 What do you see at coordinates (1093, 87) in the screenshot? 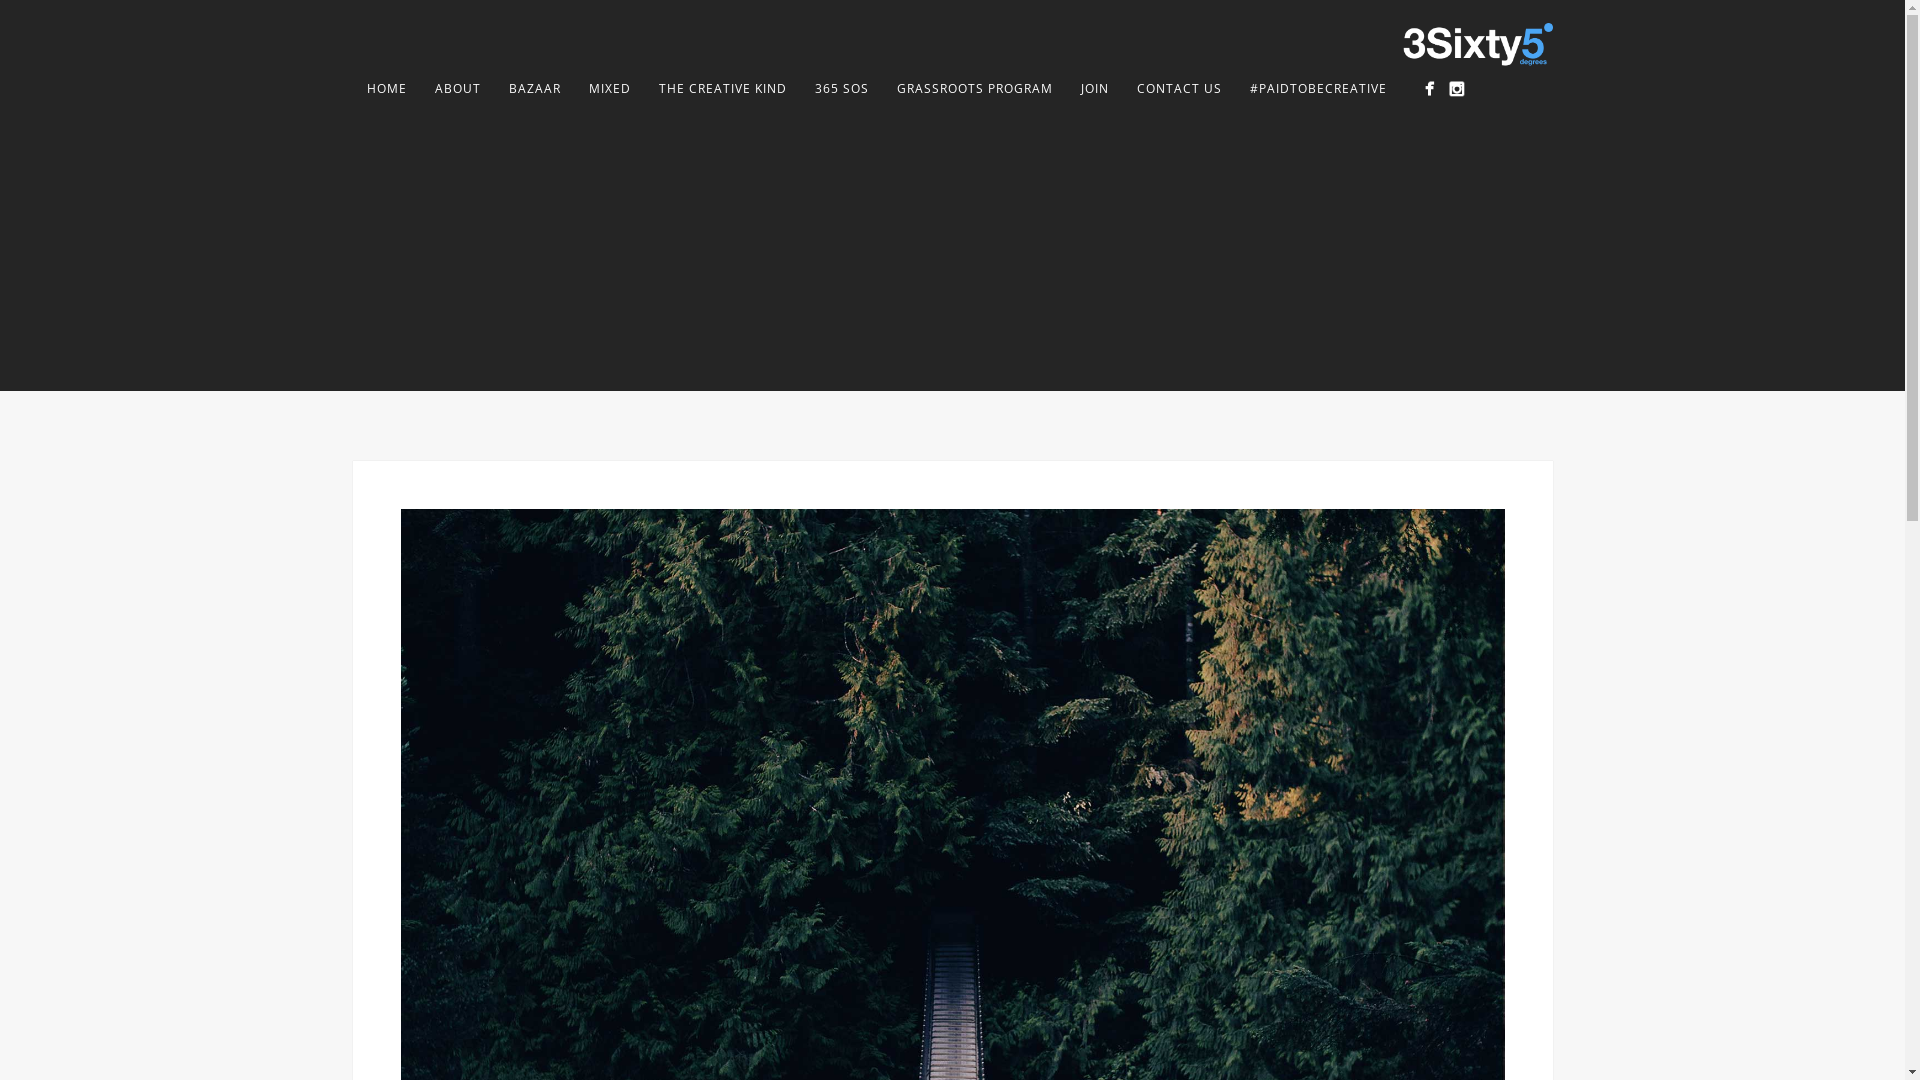
I see `'JOIN'` at bounding box center [1093, 87].